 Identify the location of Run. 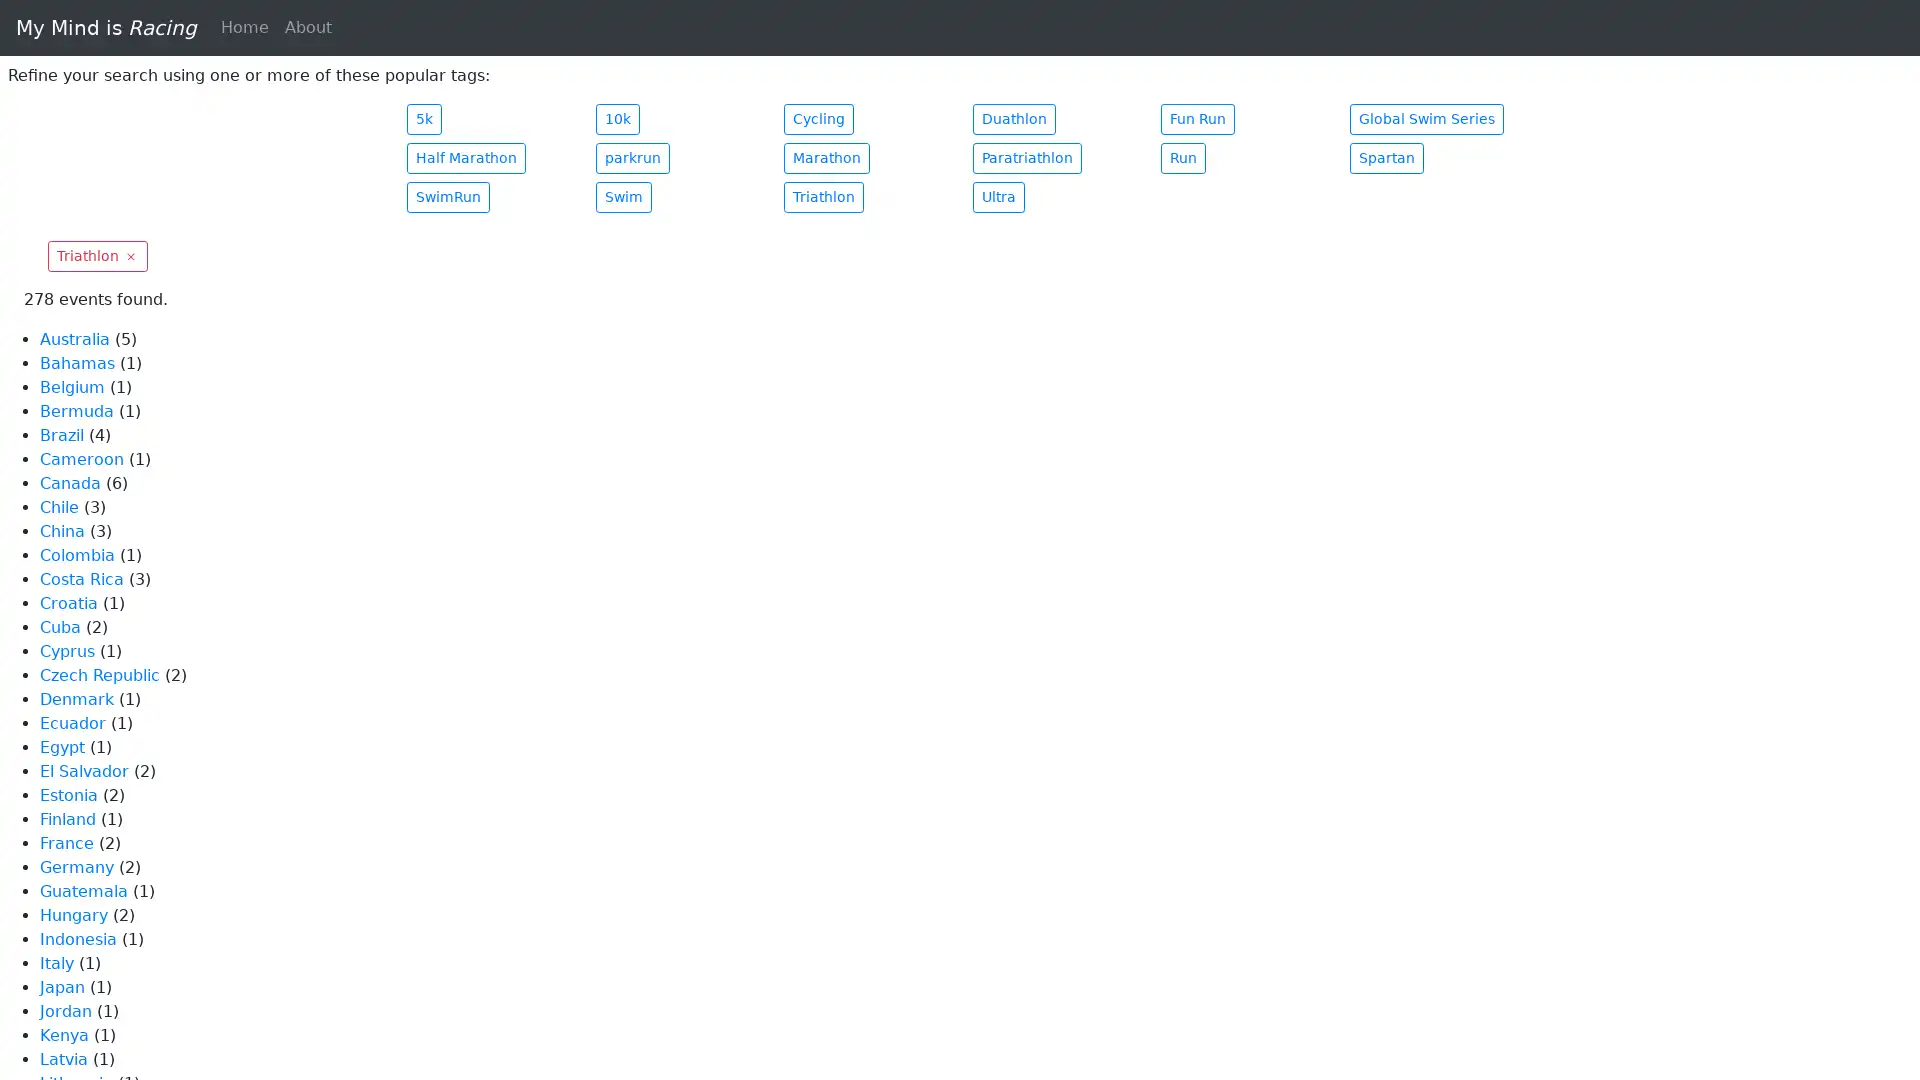
(1183, 157).